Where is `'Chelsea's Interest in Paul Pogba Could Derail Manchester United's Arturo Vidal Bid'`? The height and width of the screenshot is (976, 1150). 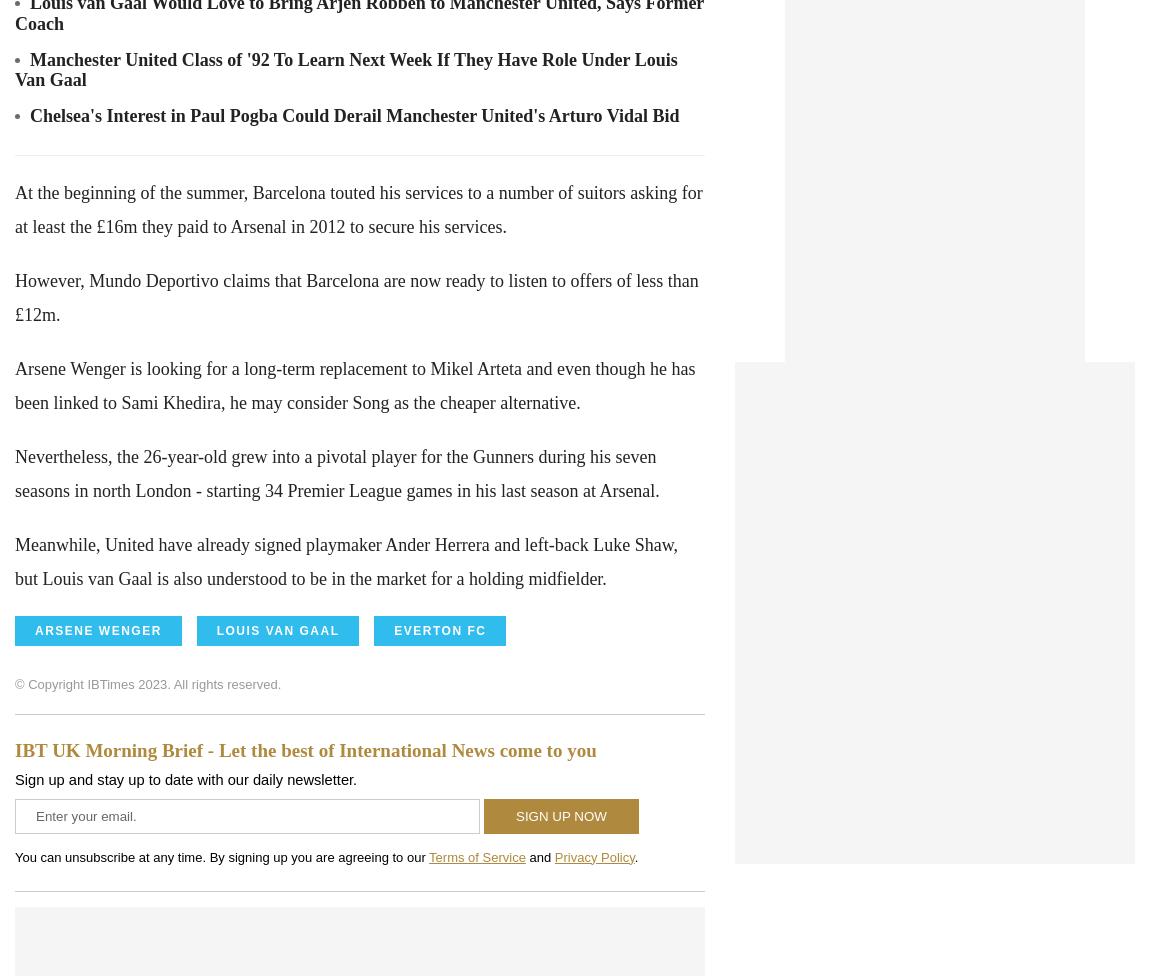 'Chelsea's Interest in Paul Pogba Could Derail Manchester United's Arturo Vidal Bid' is located at coordinates (29, 116).